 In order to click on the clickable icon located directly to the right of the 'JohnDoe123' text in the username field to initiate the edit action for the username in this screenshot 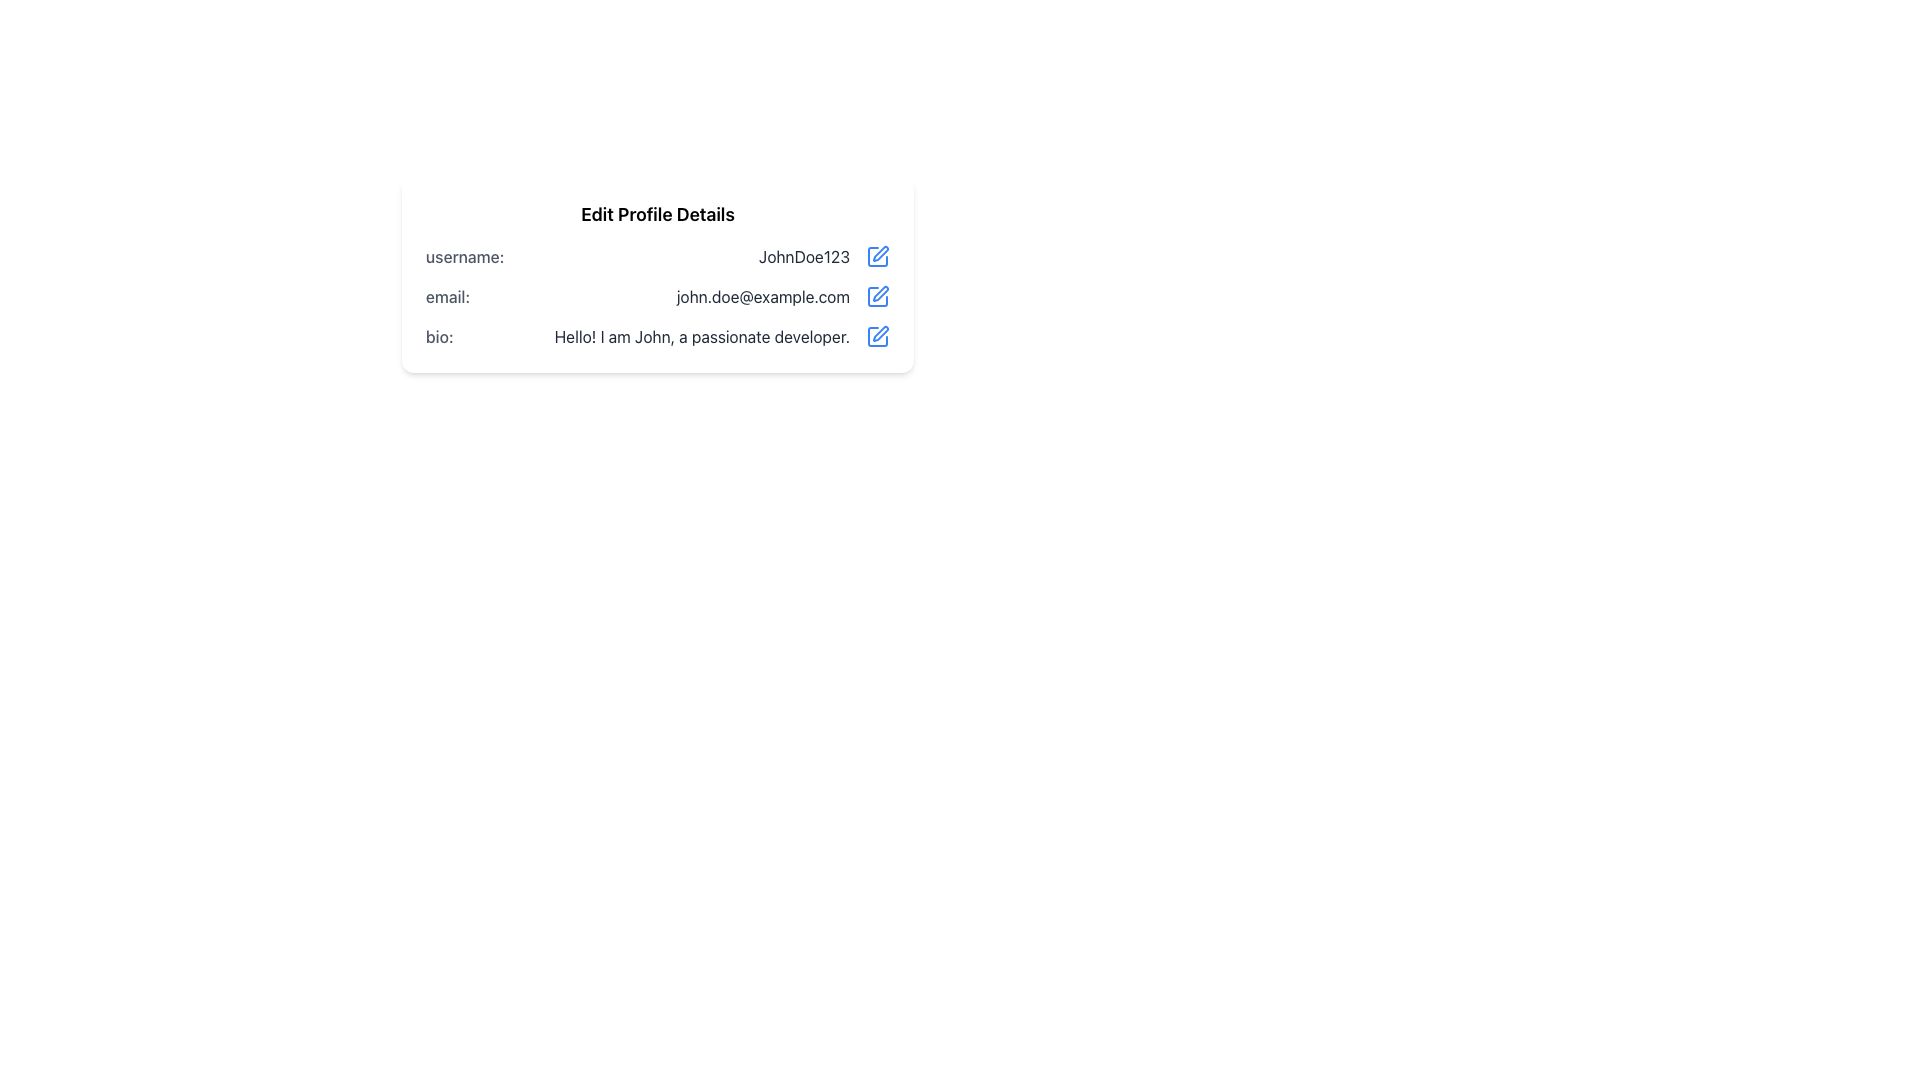, I will do `click(878, 256)`.